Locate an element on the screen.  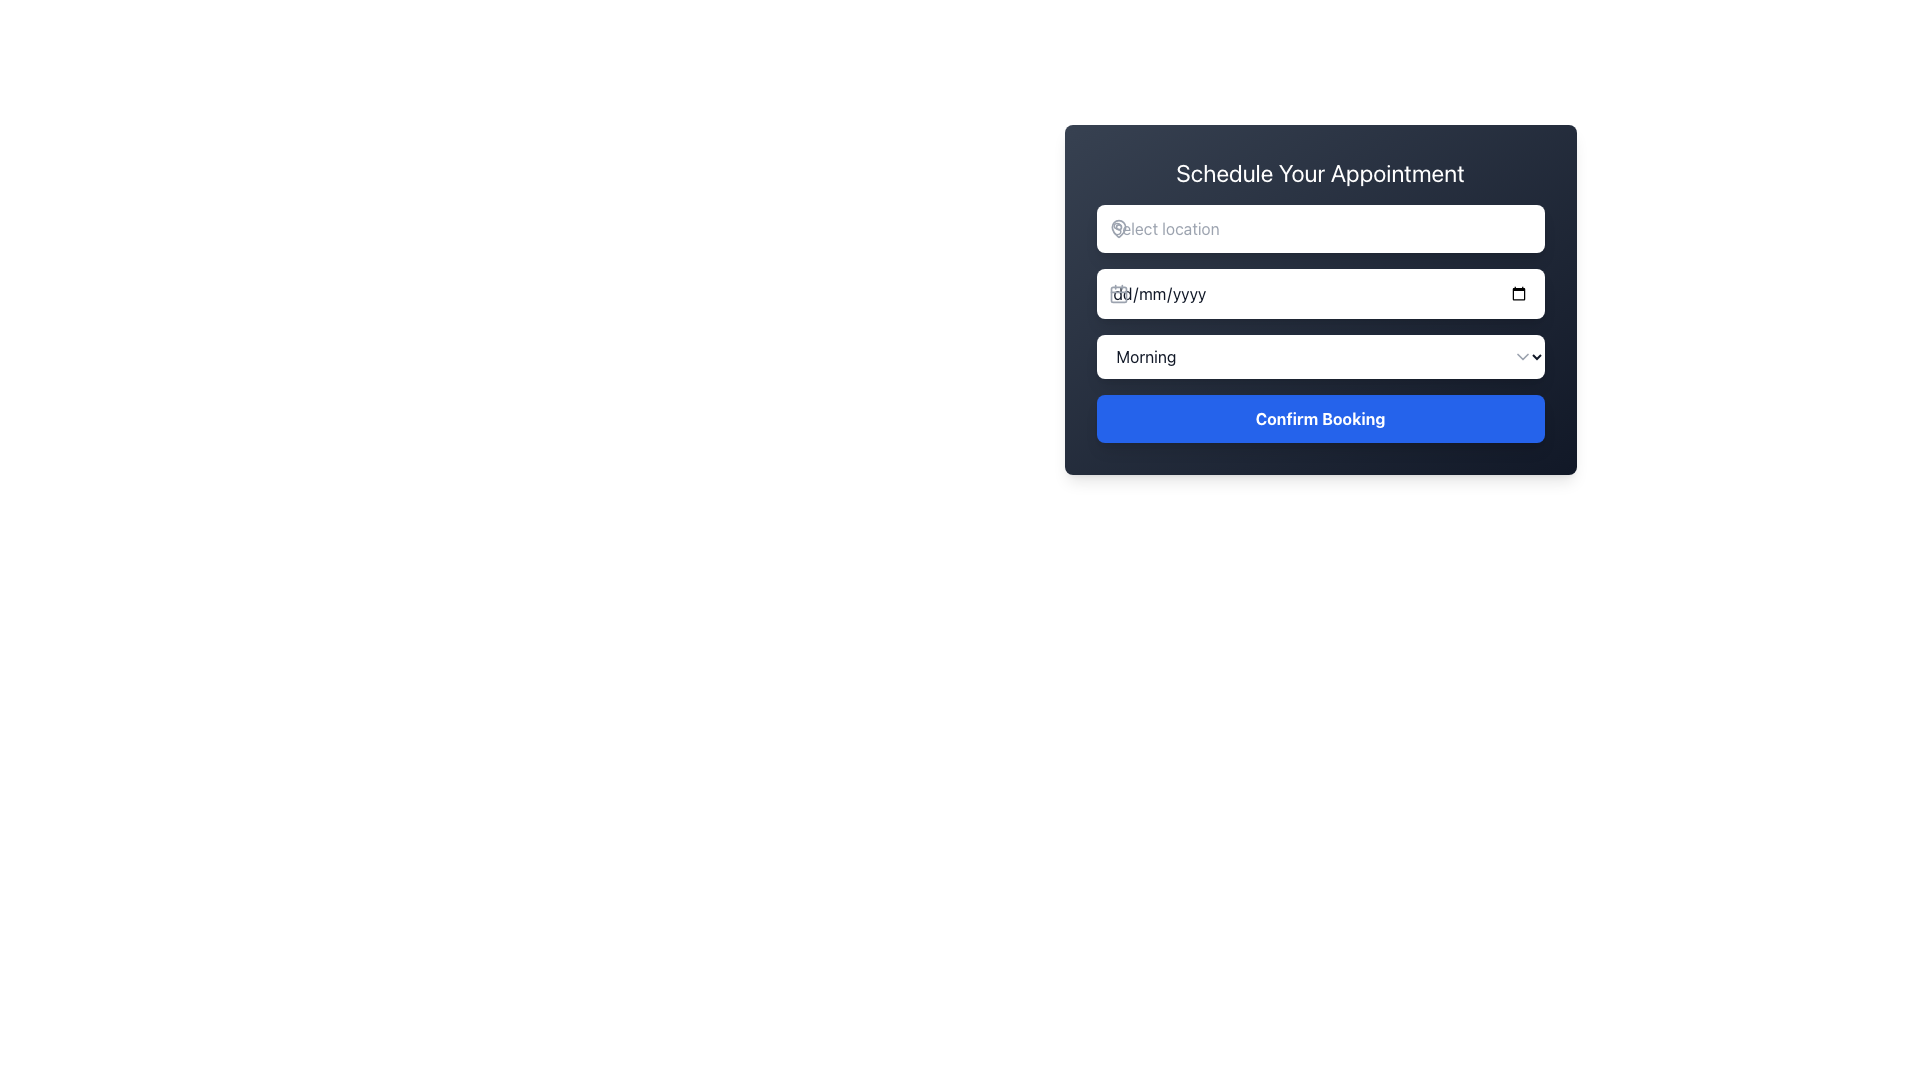
the Date Input Field, which is the second input field in the scheduling form is located at coordinates (1320, 293).